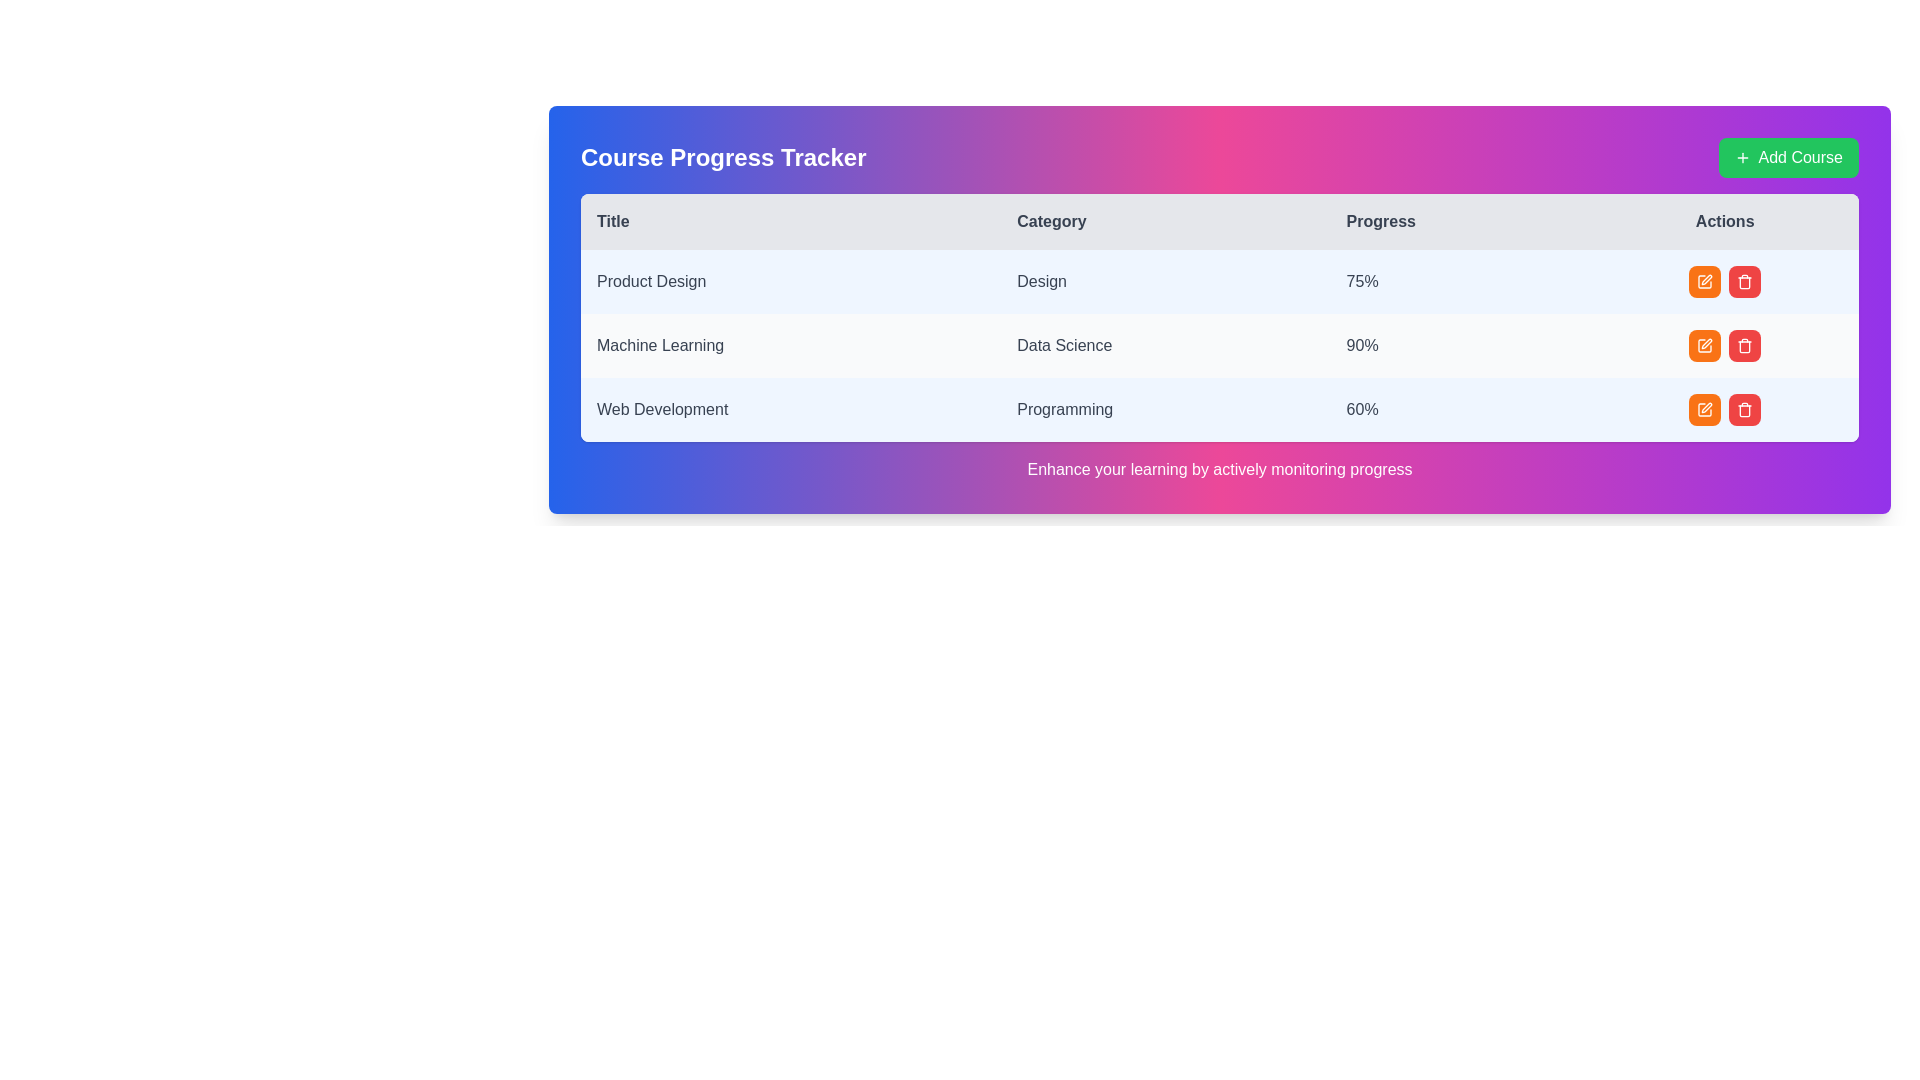 The image size is (1920, 1080). What do you see at coordinates (1704, 281) in the screenshot?
I see `the graphical icon resembling a bordered square in the 'Actions' column of the third row ('Web Development') of the table` at bounding box center [1704, 281].